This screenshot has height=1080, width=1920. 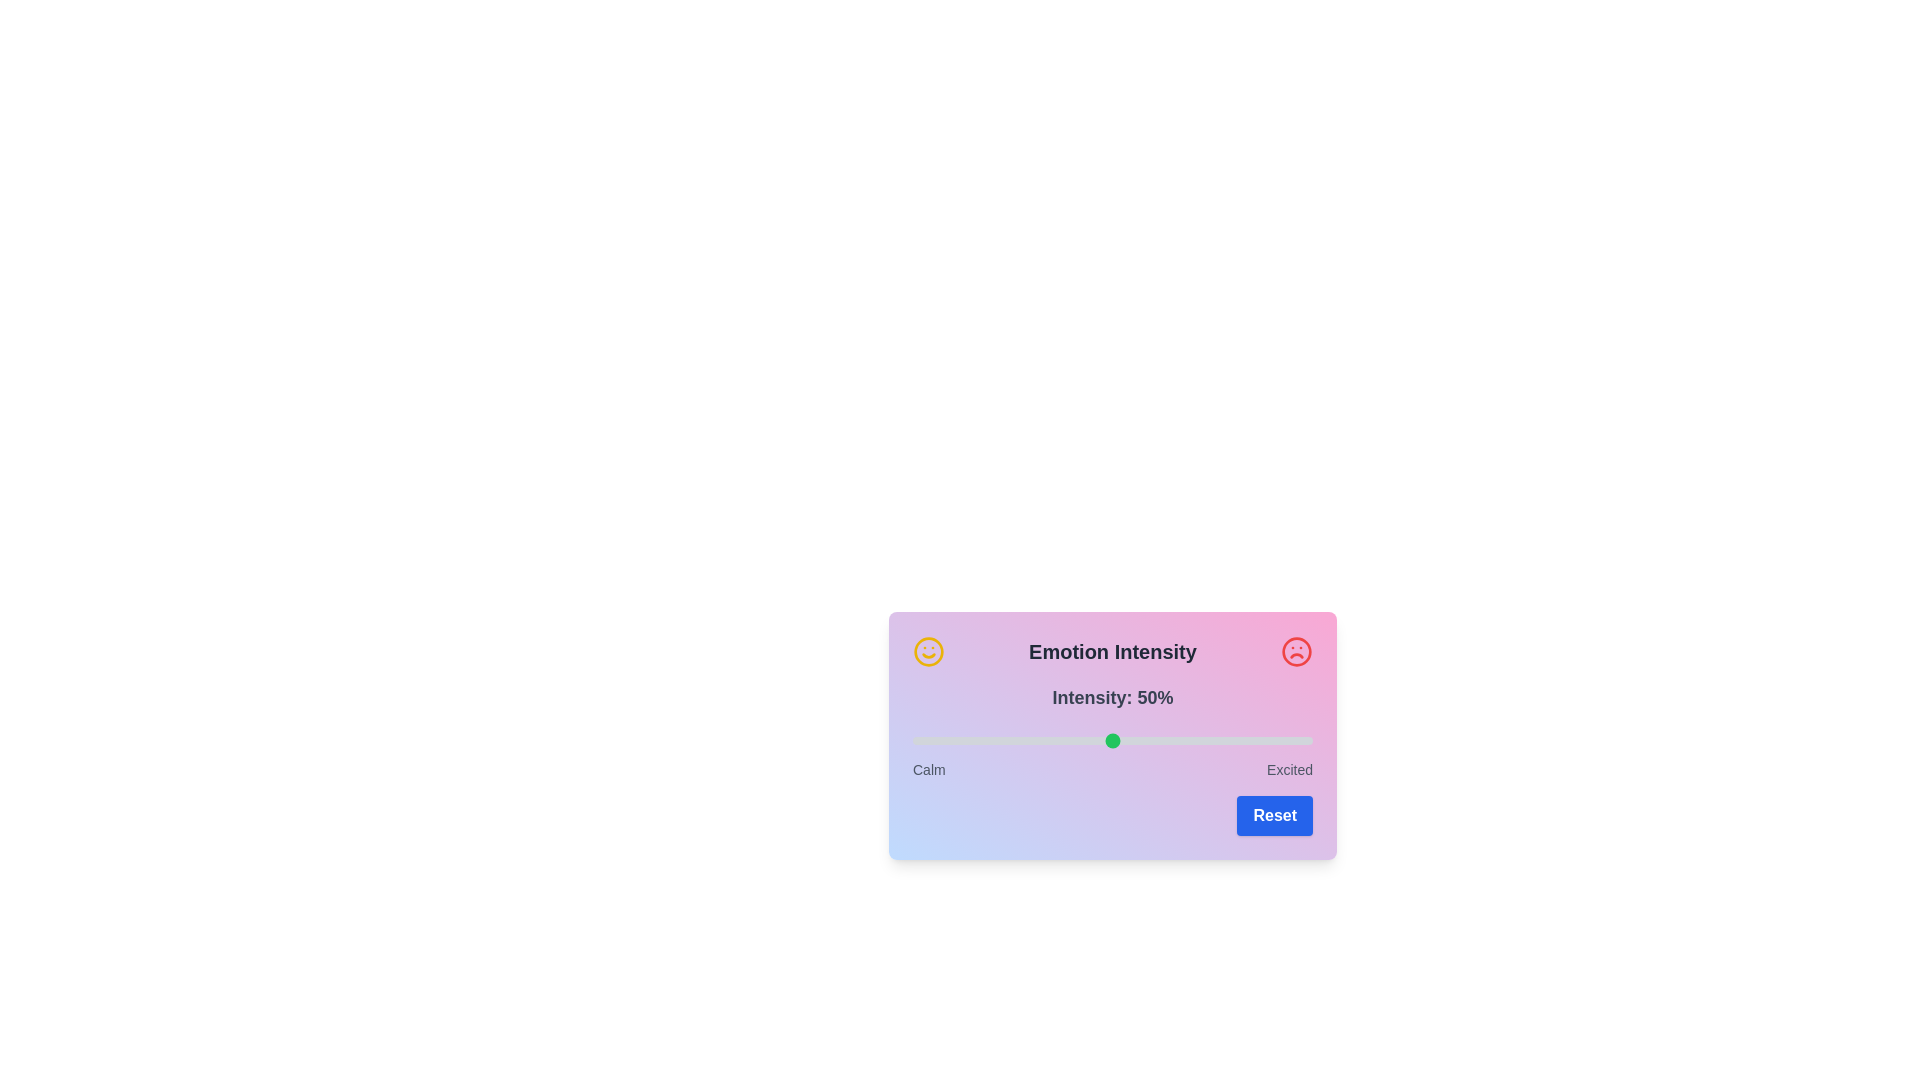 What do you see at coordinates (1096, 740) in the screenshot?
I see `the intensity slider to 46%` at bounding box center [1096, 740].